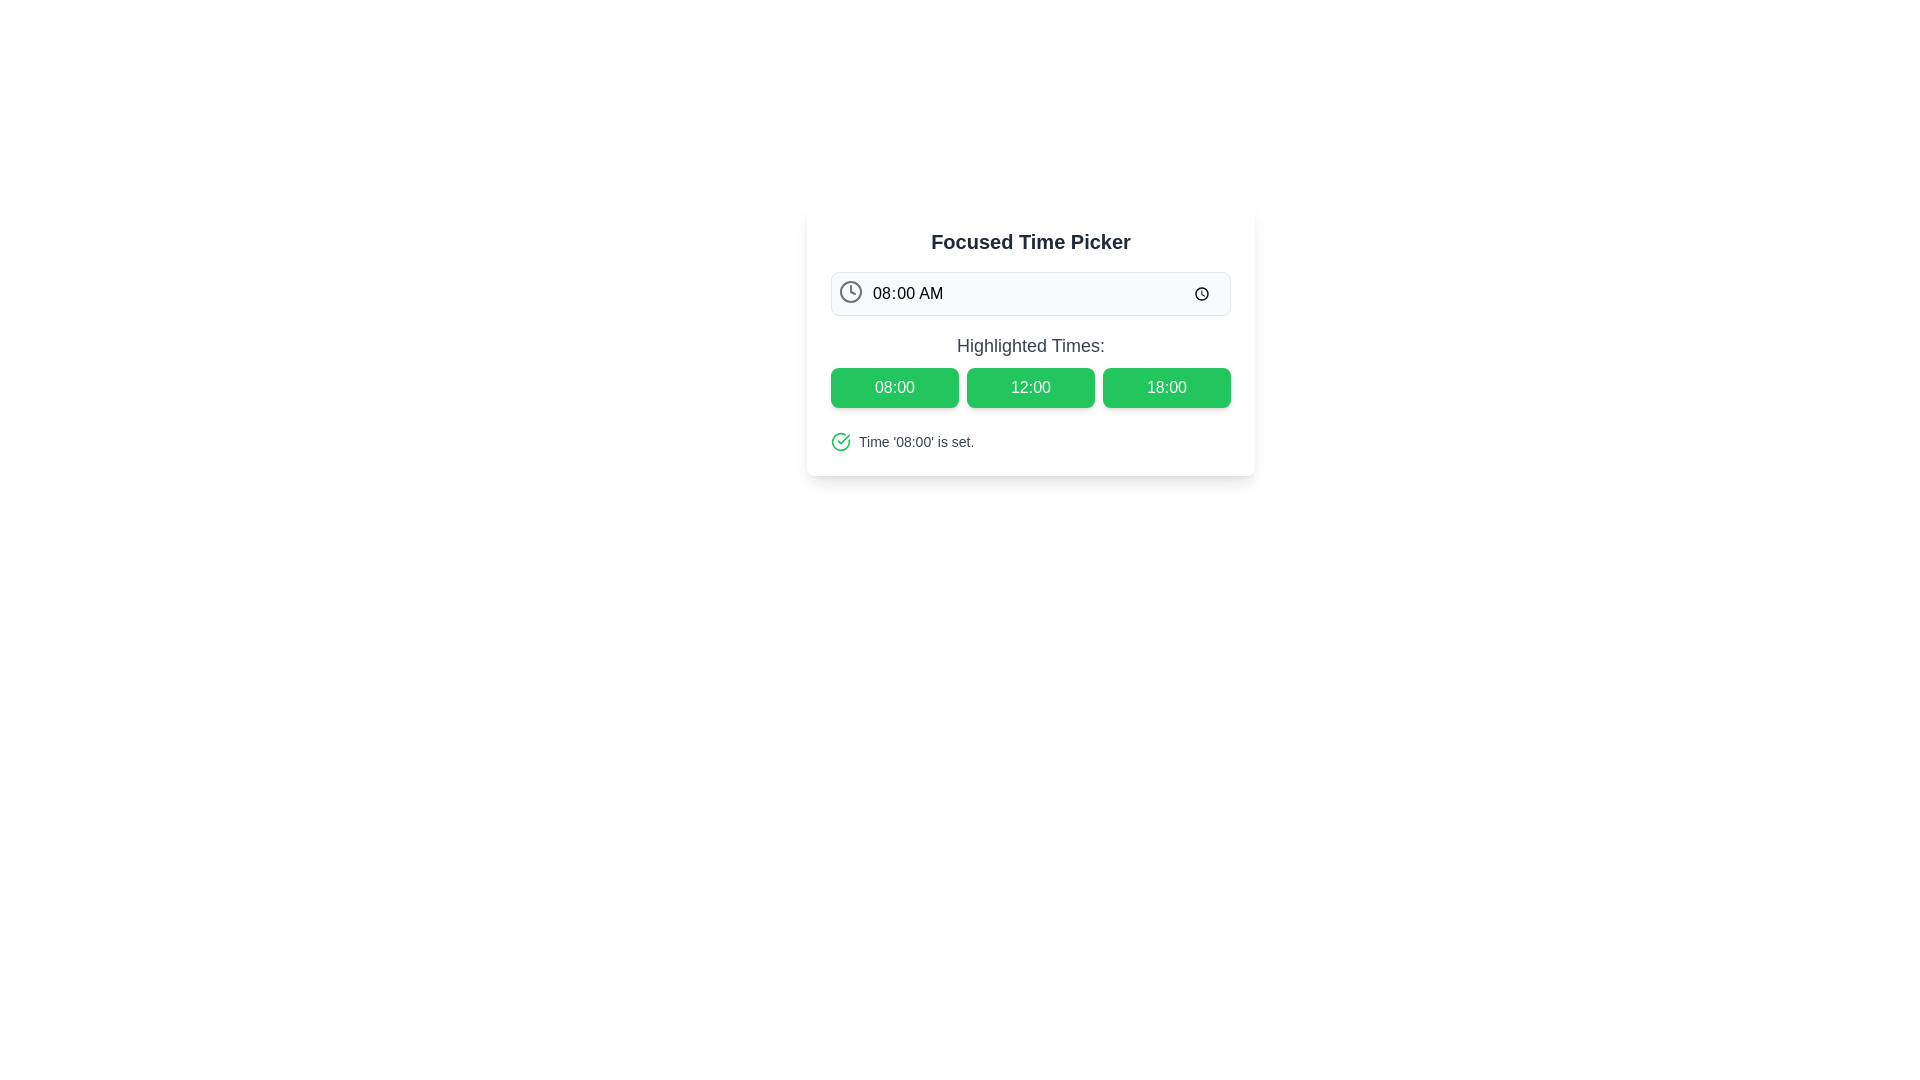 The width and height of the screenshot is (1920, 1080). I want to click on the green button labeled '18:00', so click(1166, 388).